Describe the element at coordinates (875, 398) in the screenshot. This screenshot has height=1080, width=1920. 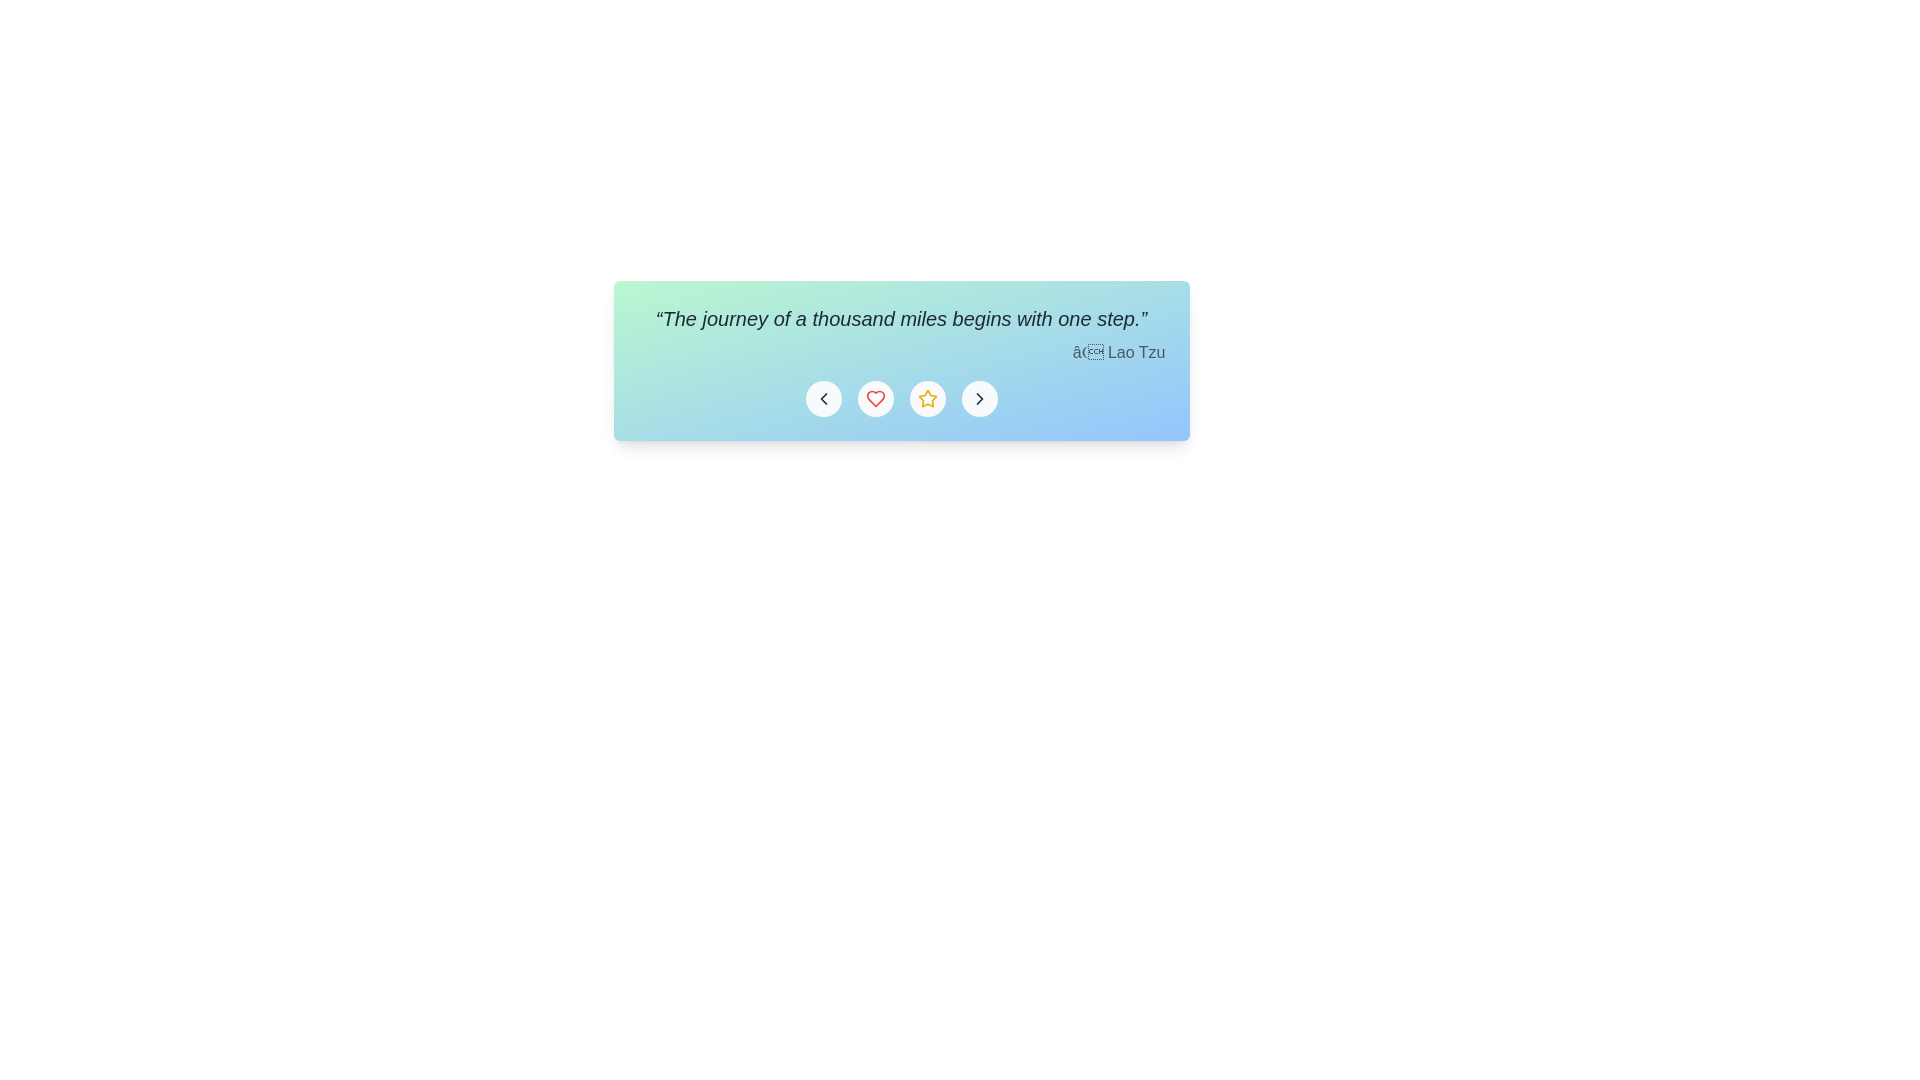
I see `the heart-shaped icon within its circular button` at that location.